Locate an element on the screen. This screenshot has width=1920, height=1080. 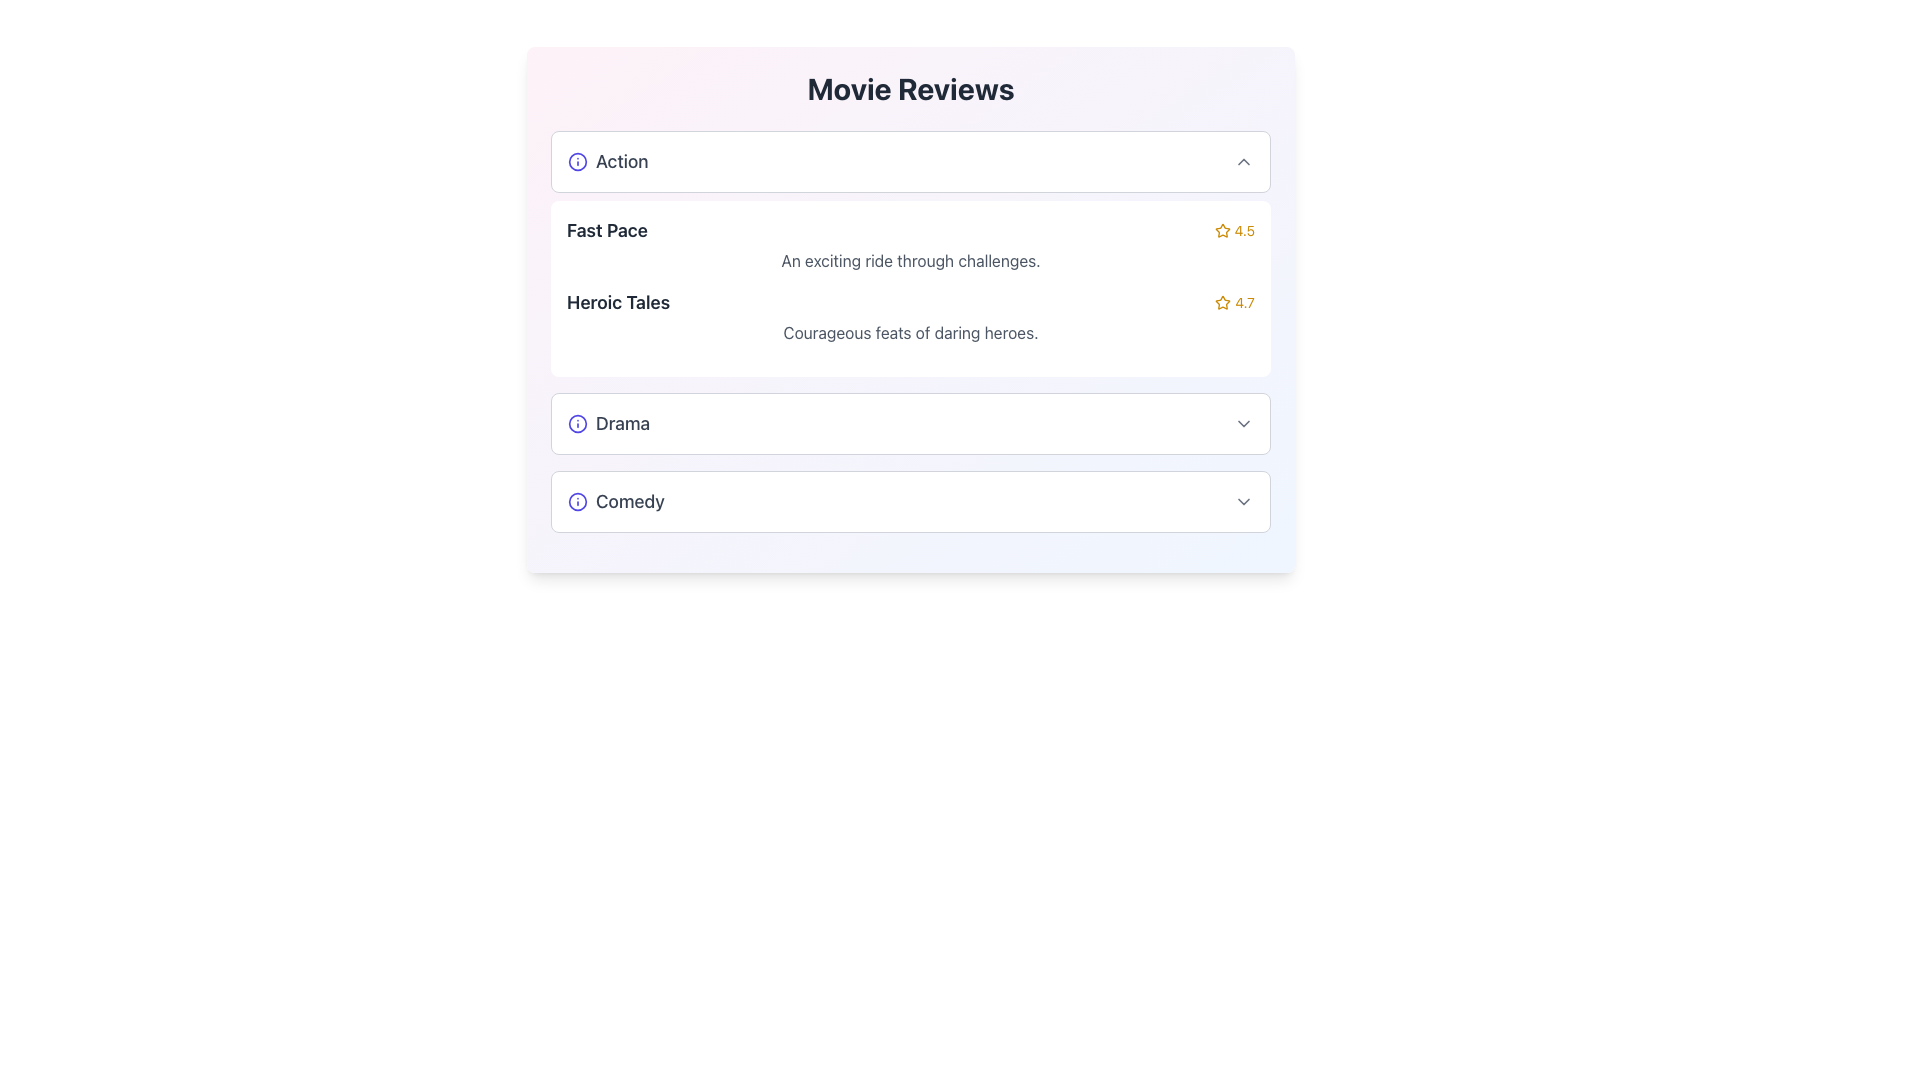
the blue circular icon with a stroked outline located next to the text 'Drama' in the 'Drama' section is located at coordinates (576, 423).